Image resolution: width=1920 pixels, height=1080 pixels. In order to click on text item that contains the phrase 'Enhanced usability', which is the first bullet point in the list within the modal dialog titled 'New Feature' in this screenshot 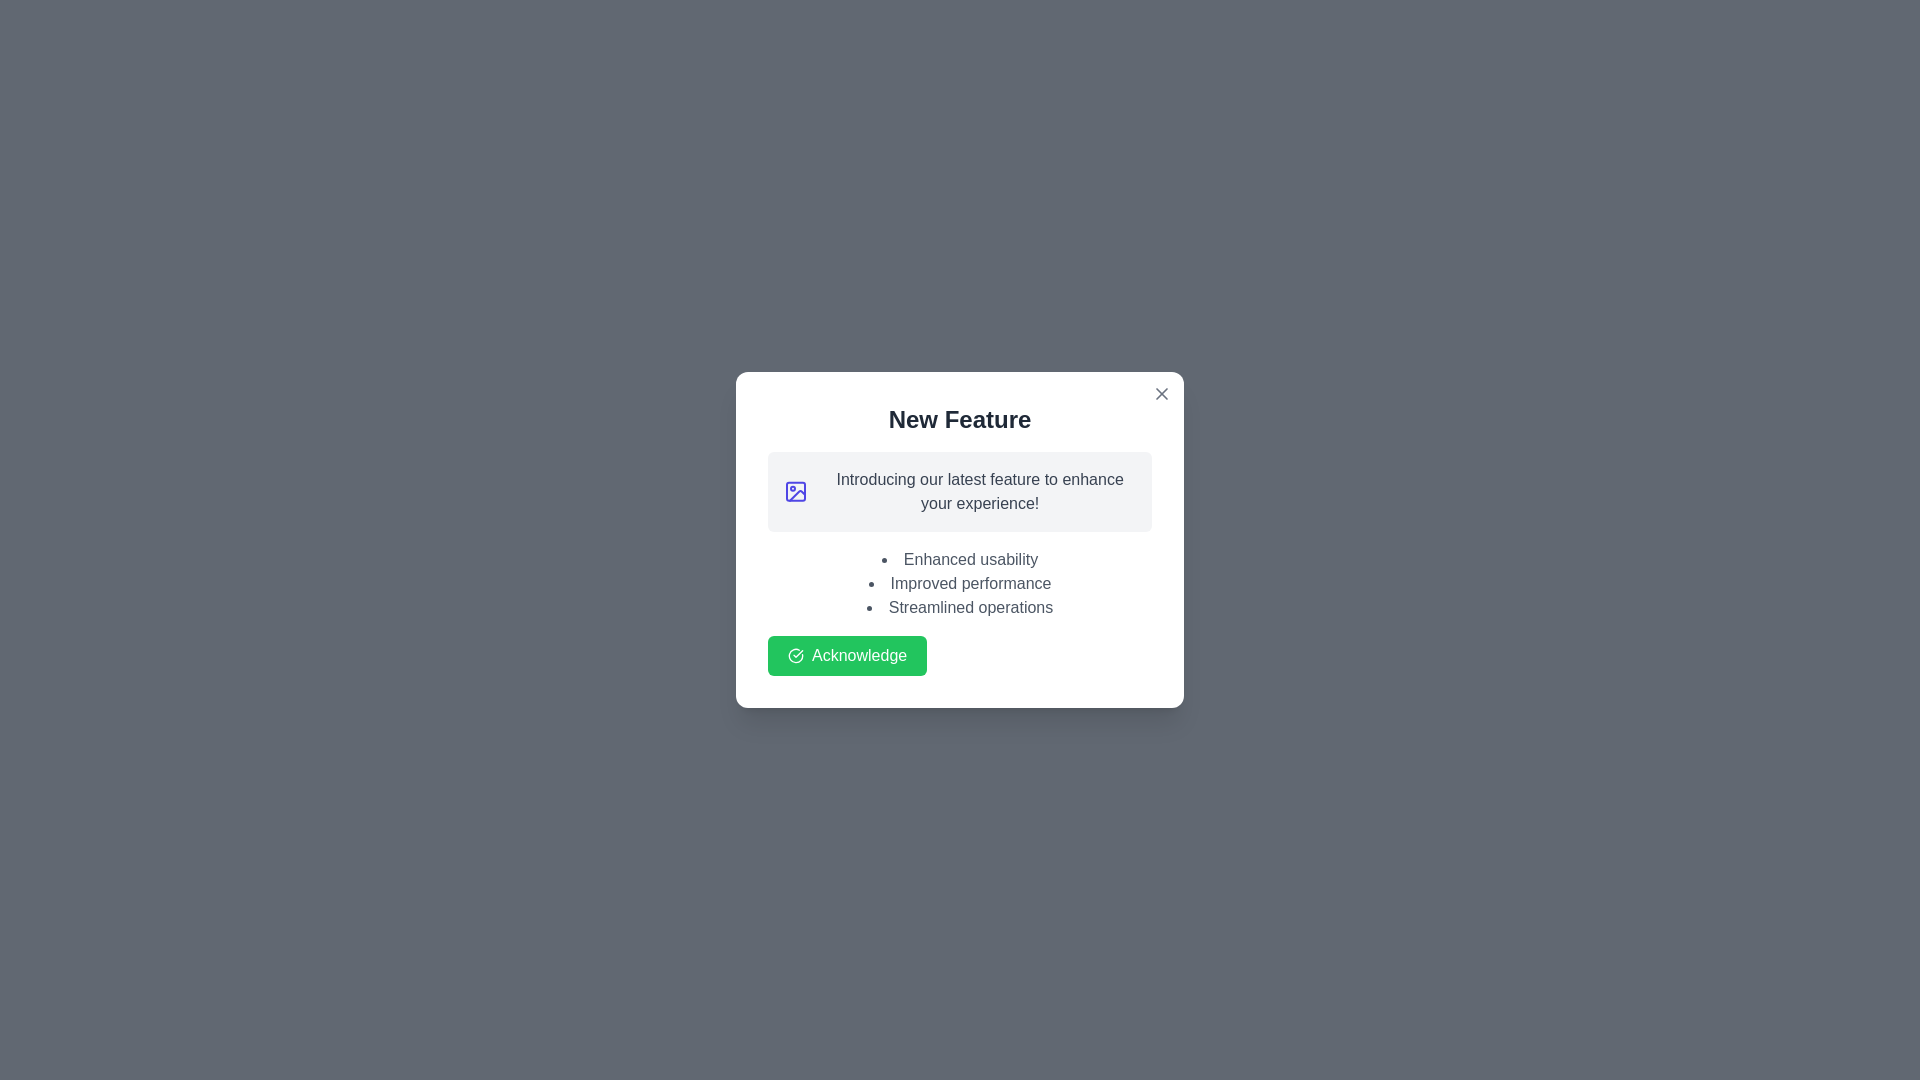, I will do `click(960, 559)`.